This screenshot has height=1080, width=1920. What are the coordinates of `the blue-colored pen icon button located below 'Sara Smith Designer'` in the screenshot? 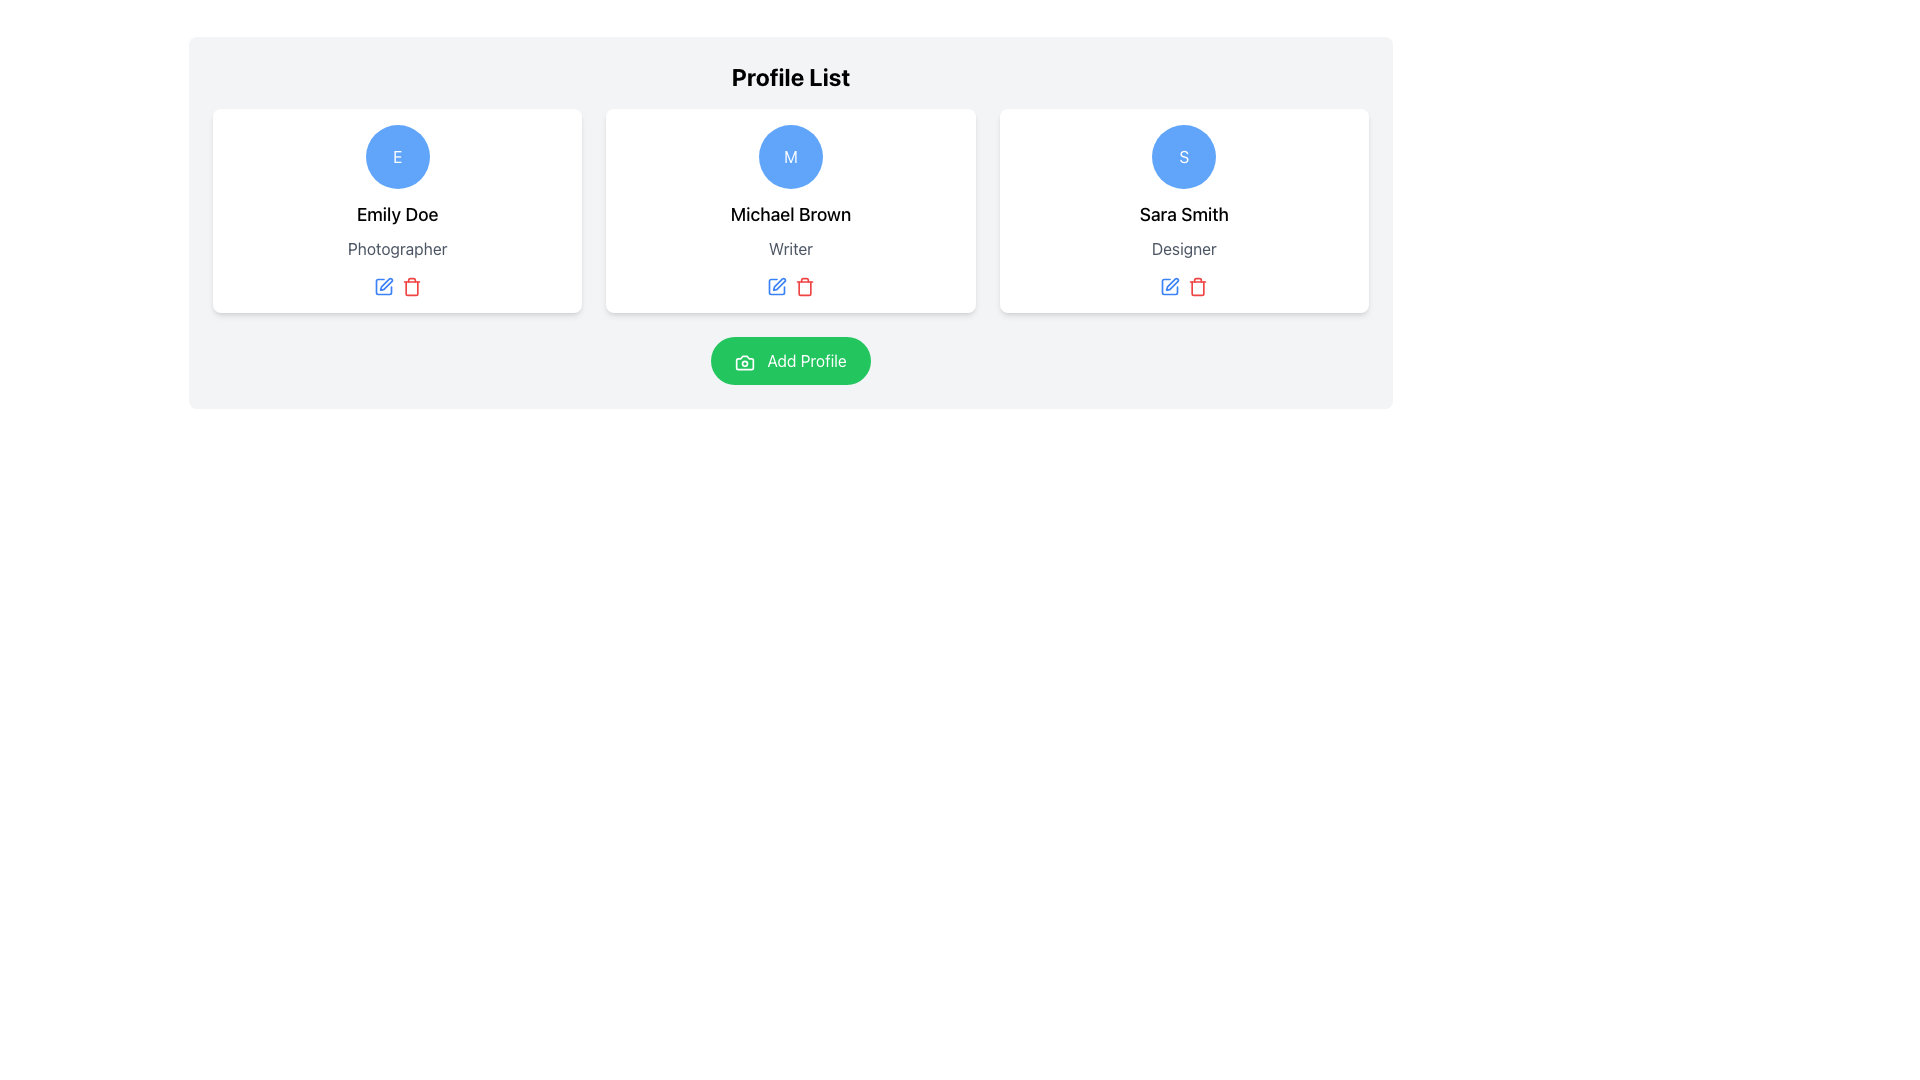 It's located at (1170, 286).